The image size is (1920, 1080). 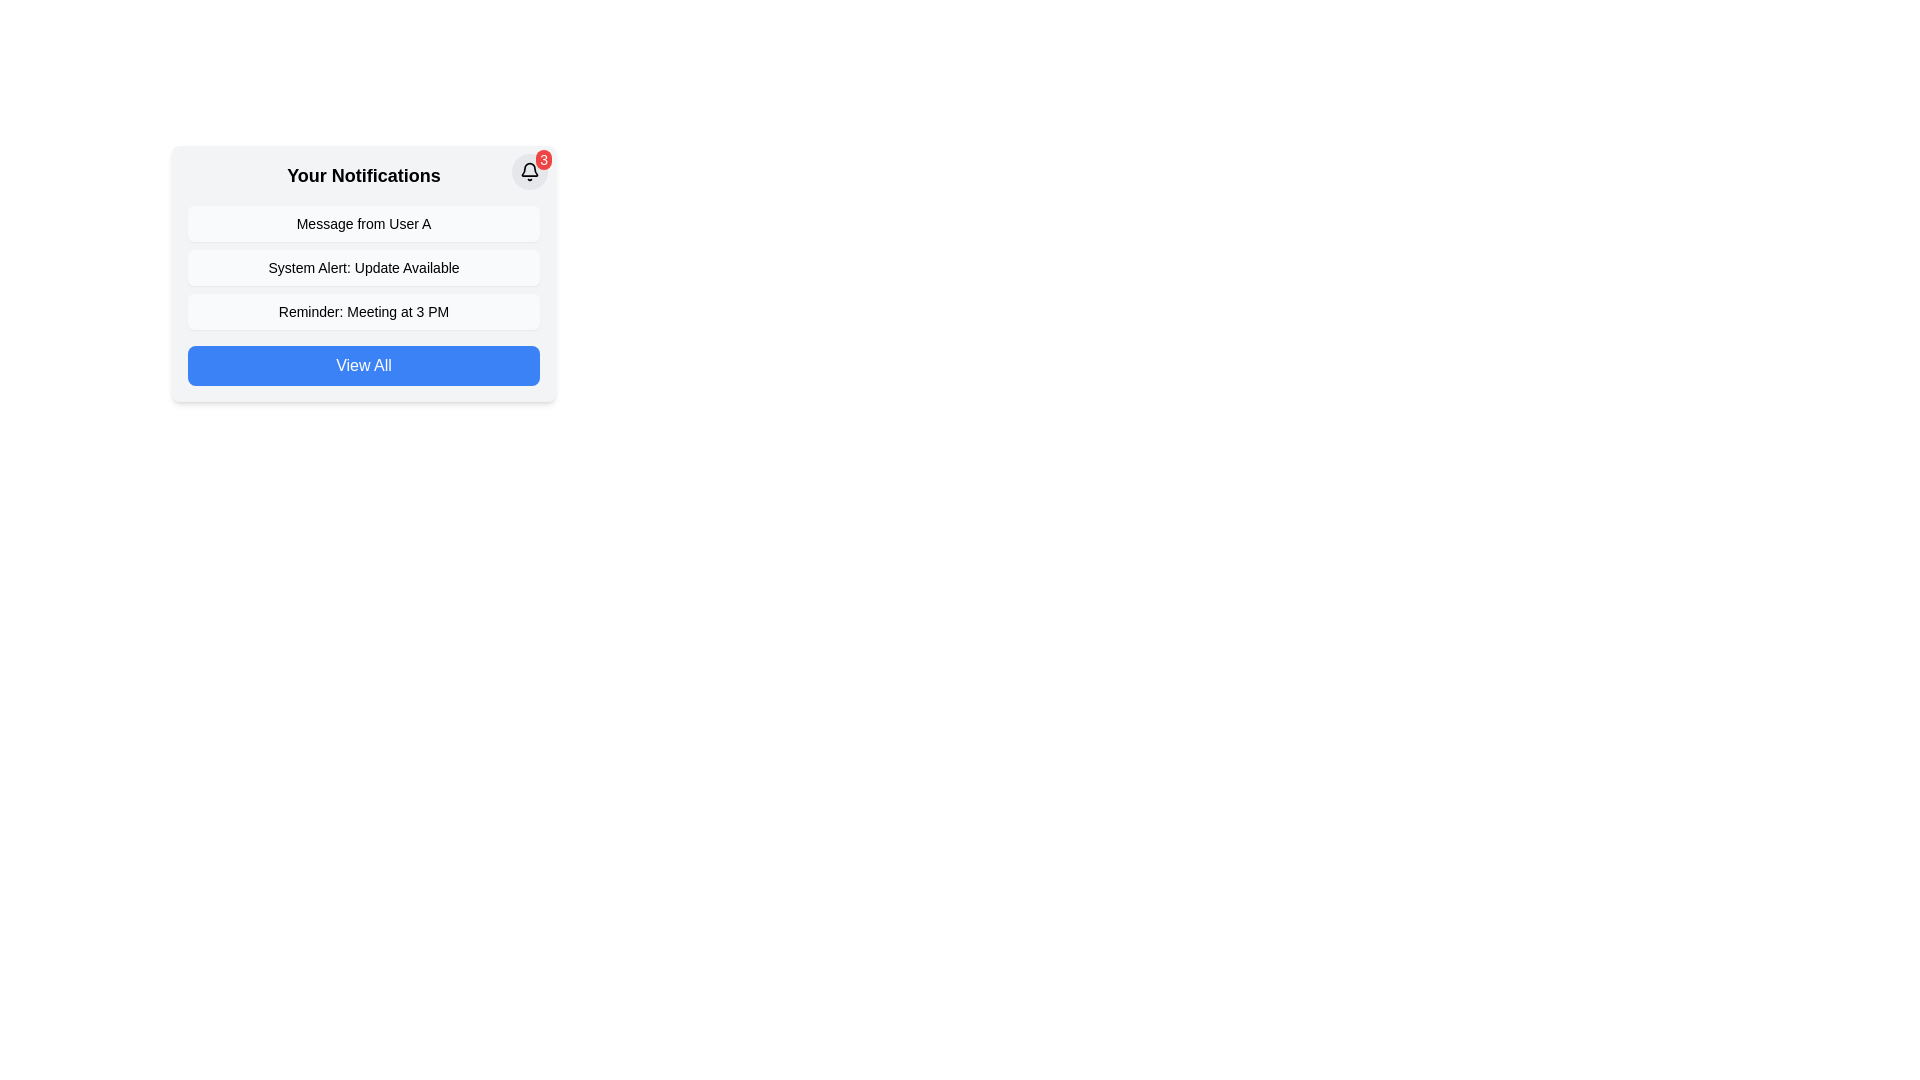 What do you see at coordinates (529, 171) in the screenshot?
I see `the notification indicator badge located in the top-right corner of the notification card to view notifications` at bounding box center [529, 171].